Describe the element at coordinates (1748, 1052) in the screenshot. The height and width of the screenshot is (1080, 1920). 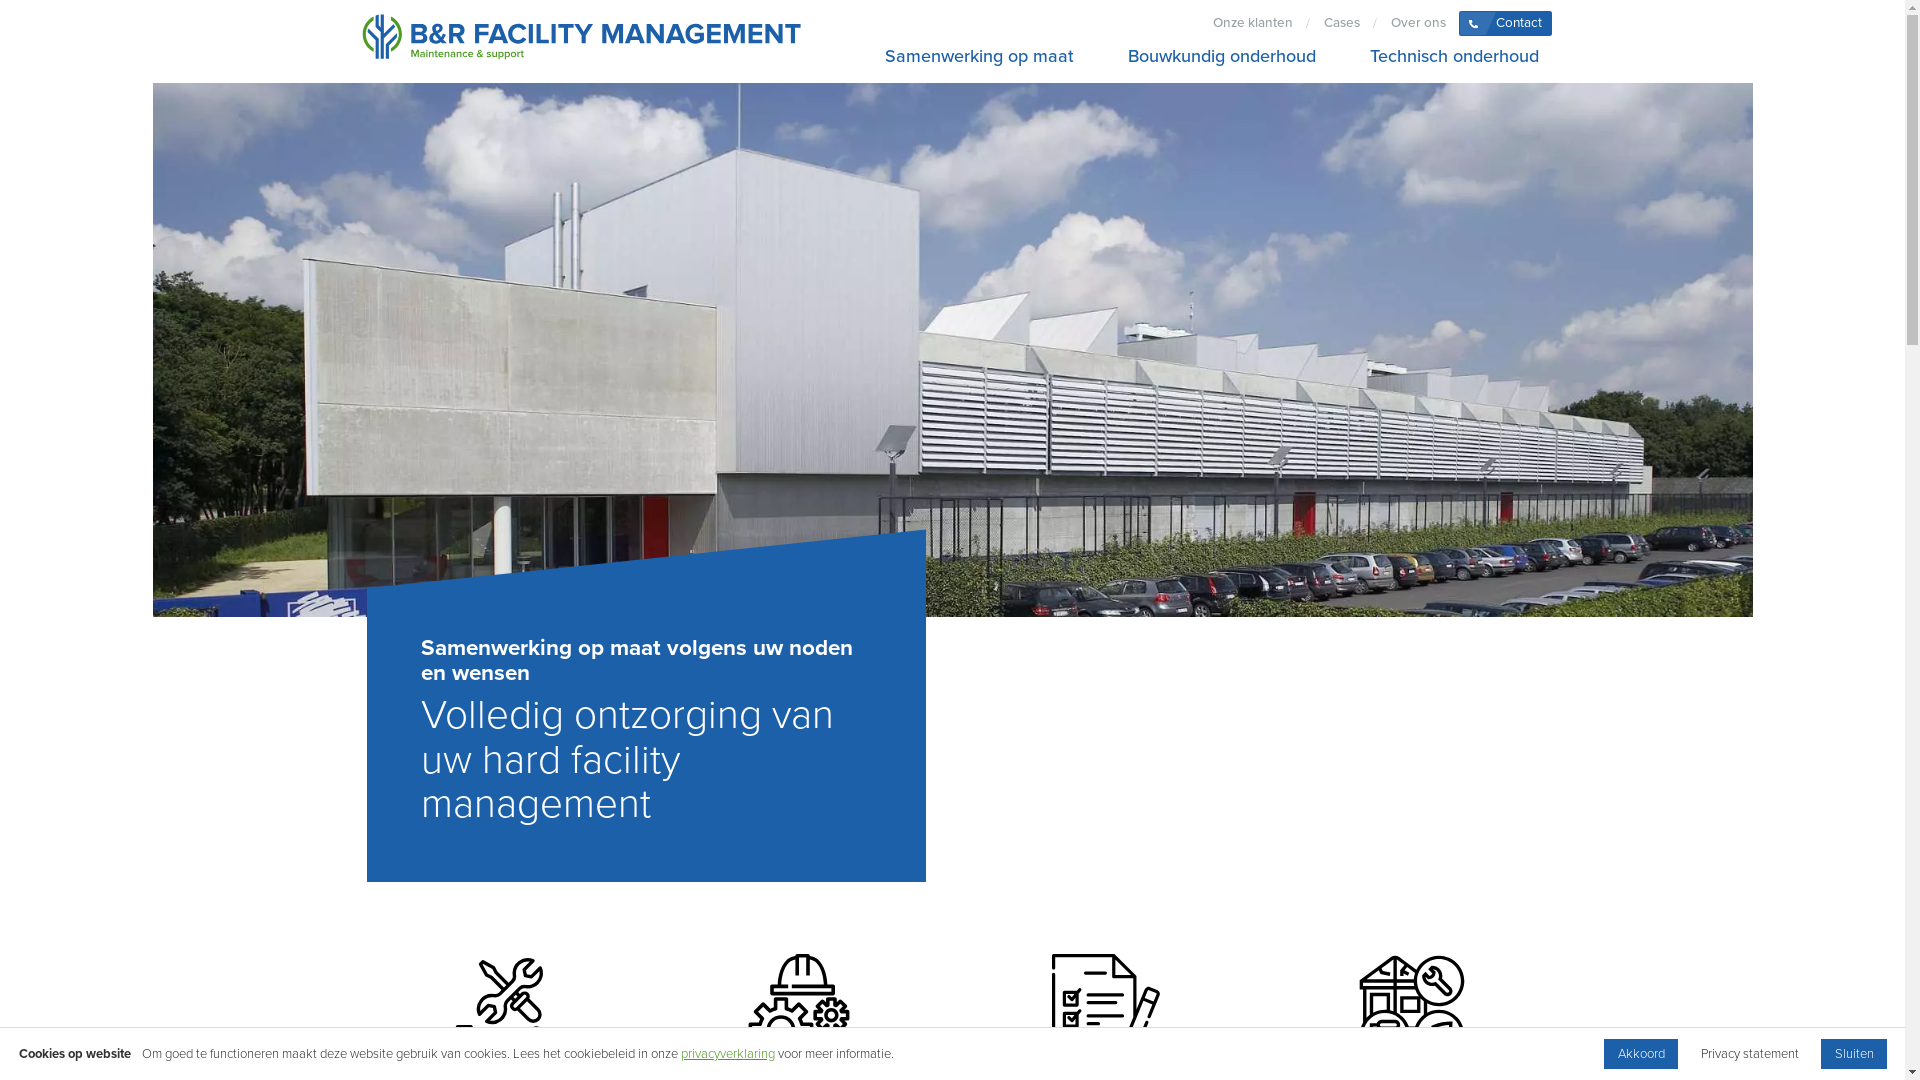
I see `'Privacy statement'` at that location.